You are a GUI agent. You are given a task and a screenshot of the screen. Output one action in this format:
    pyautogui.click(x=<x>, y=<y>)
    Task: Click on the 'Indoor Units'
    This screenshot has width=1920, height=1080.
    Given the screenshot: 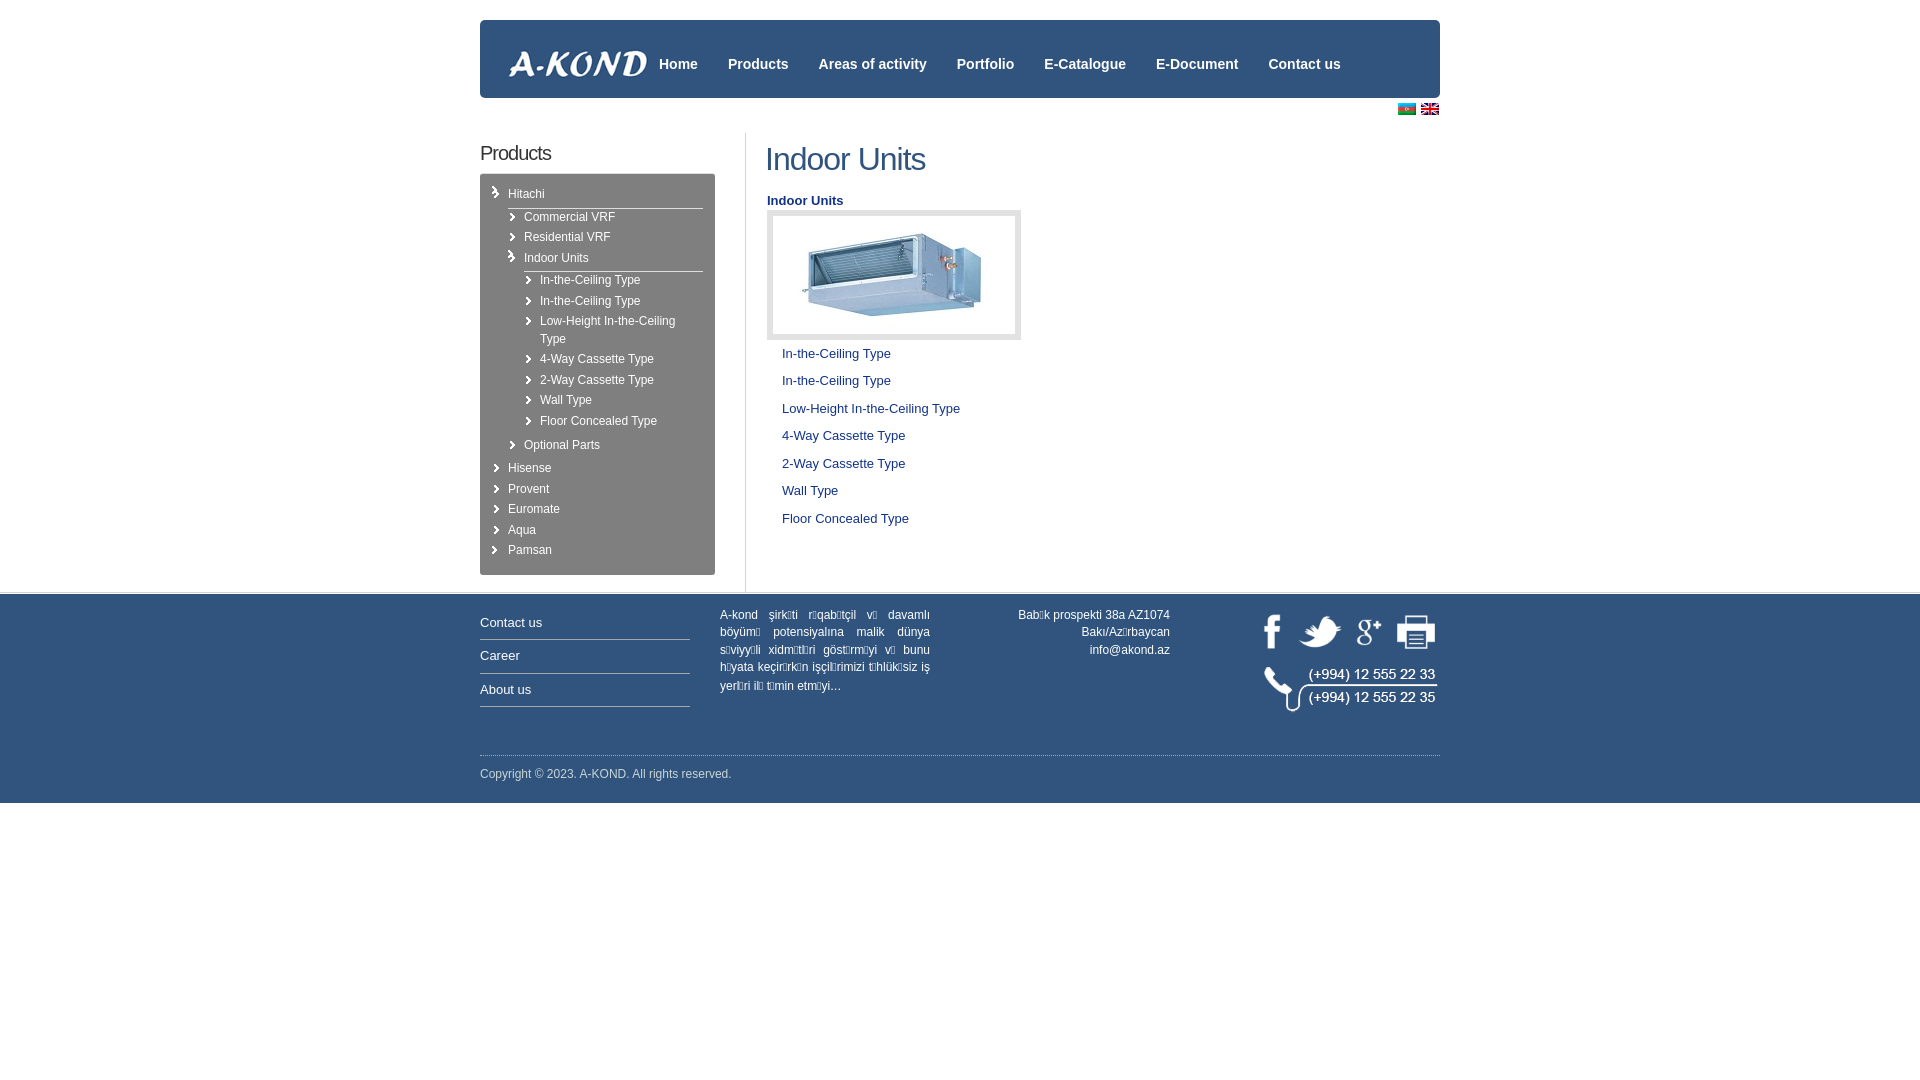 What is the action you would take?
    pyautogui.click(x=892, y=334)
    